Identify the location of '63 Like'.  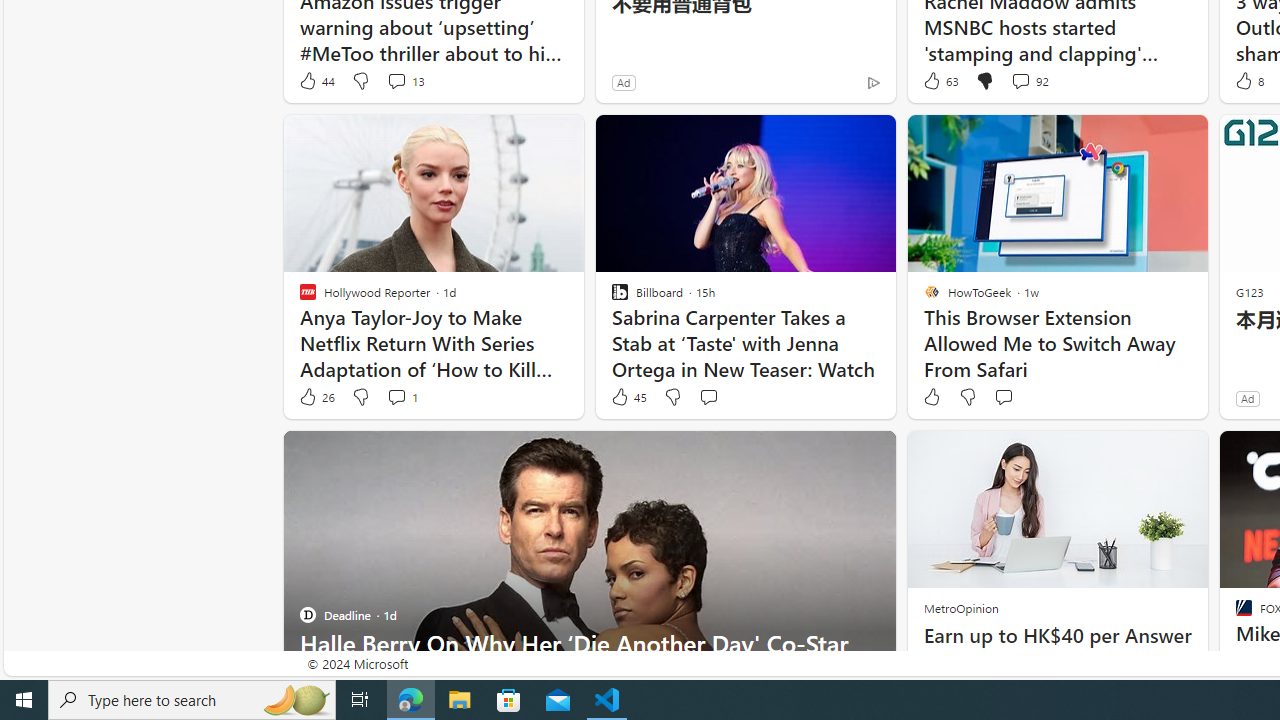
(938, 80).